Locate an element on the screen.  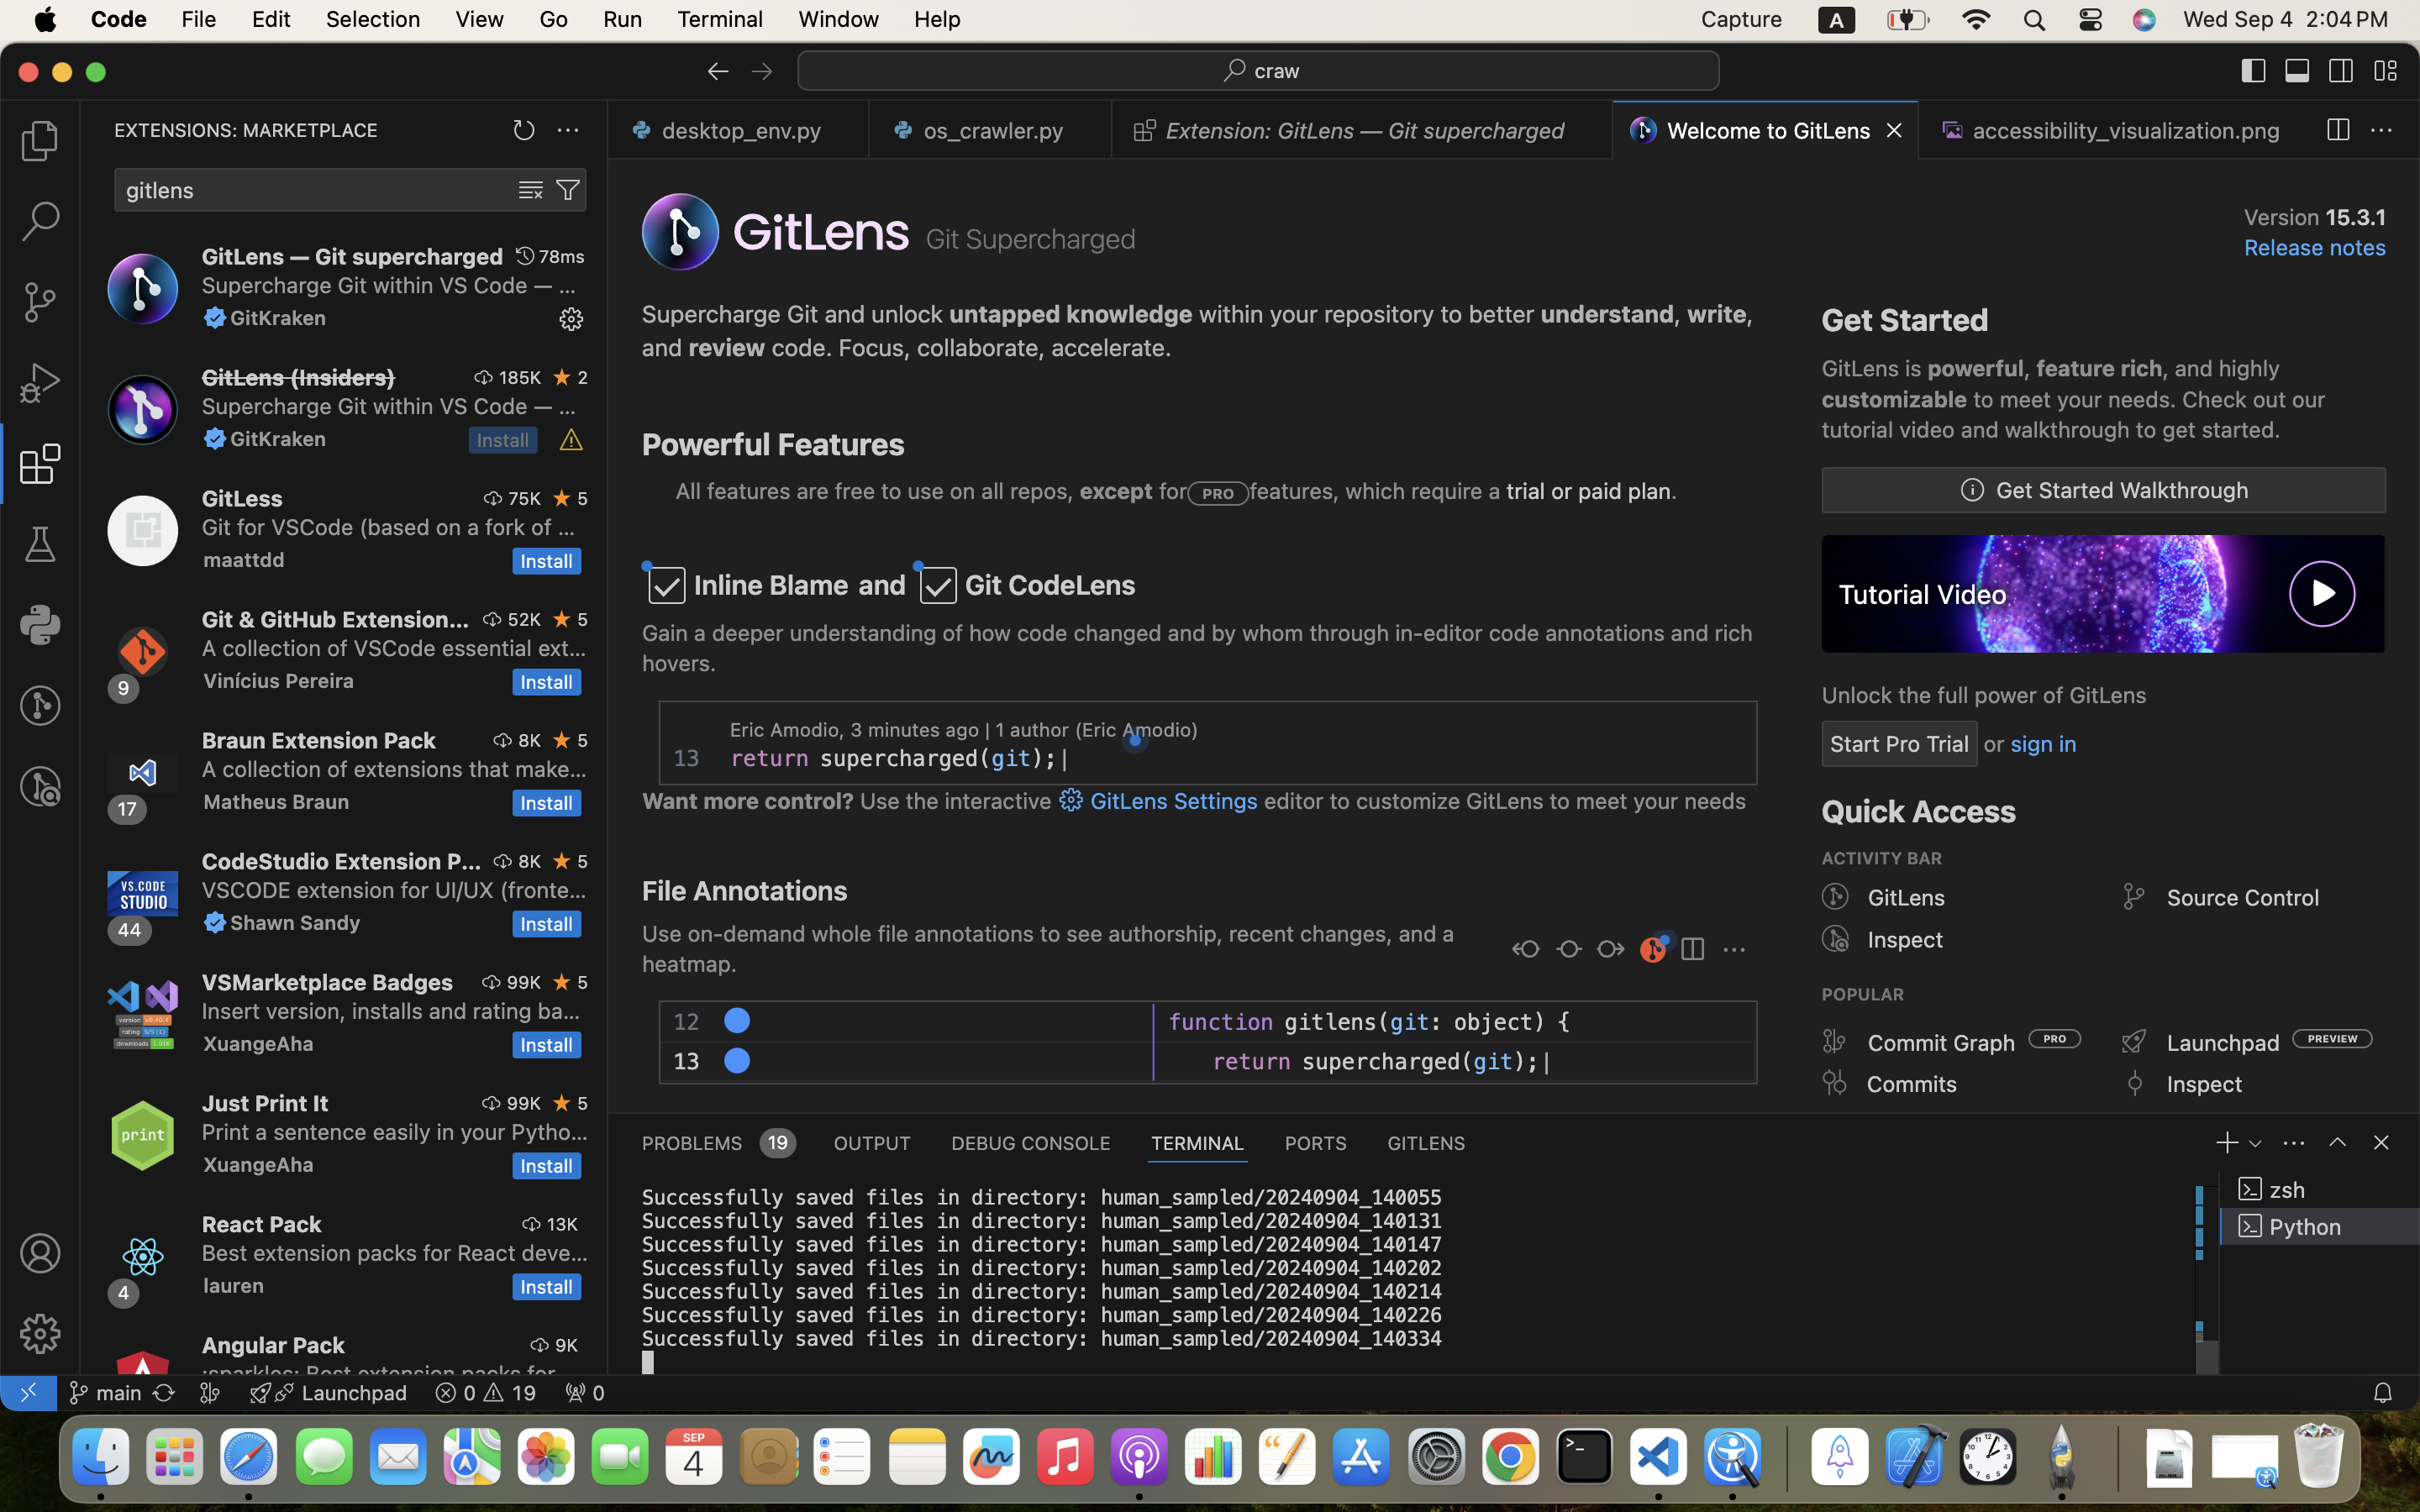
'99K' is located at coordinates (523, 980).